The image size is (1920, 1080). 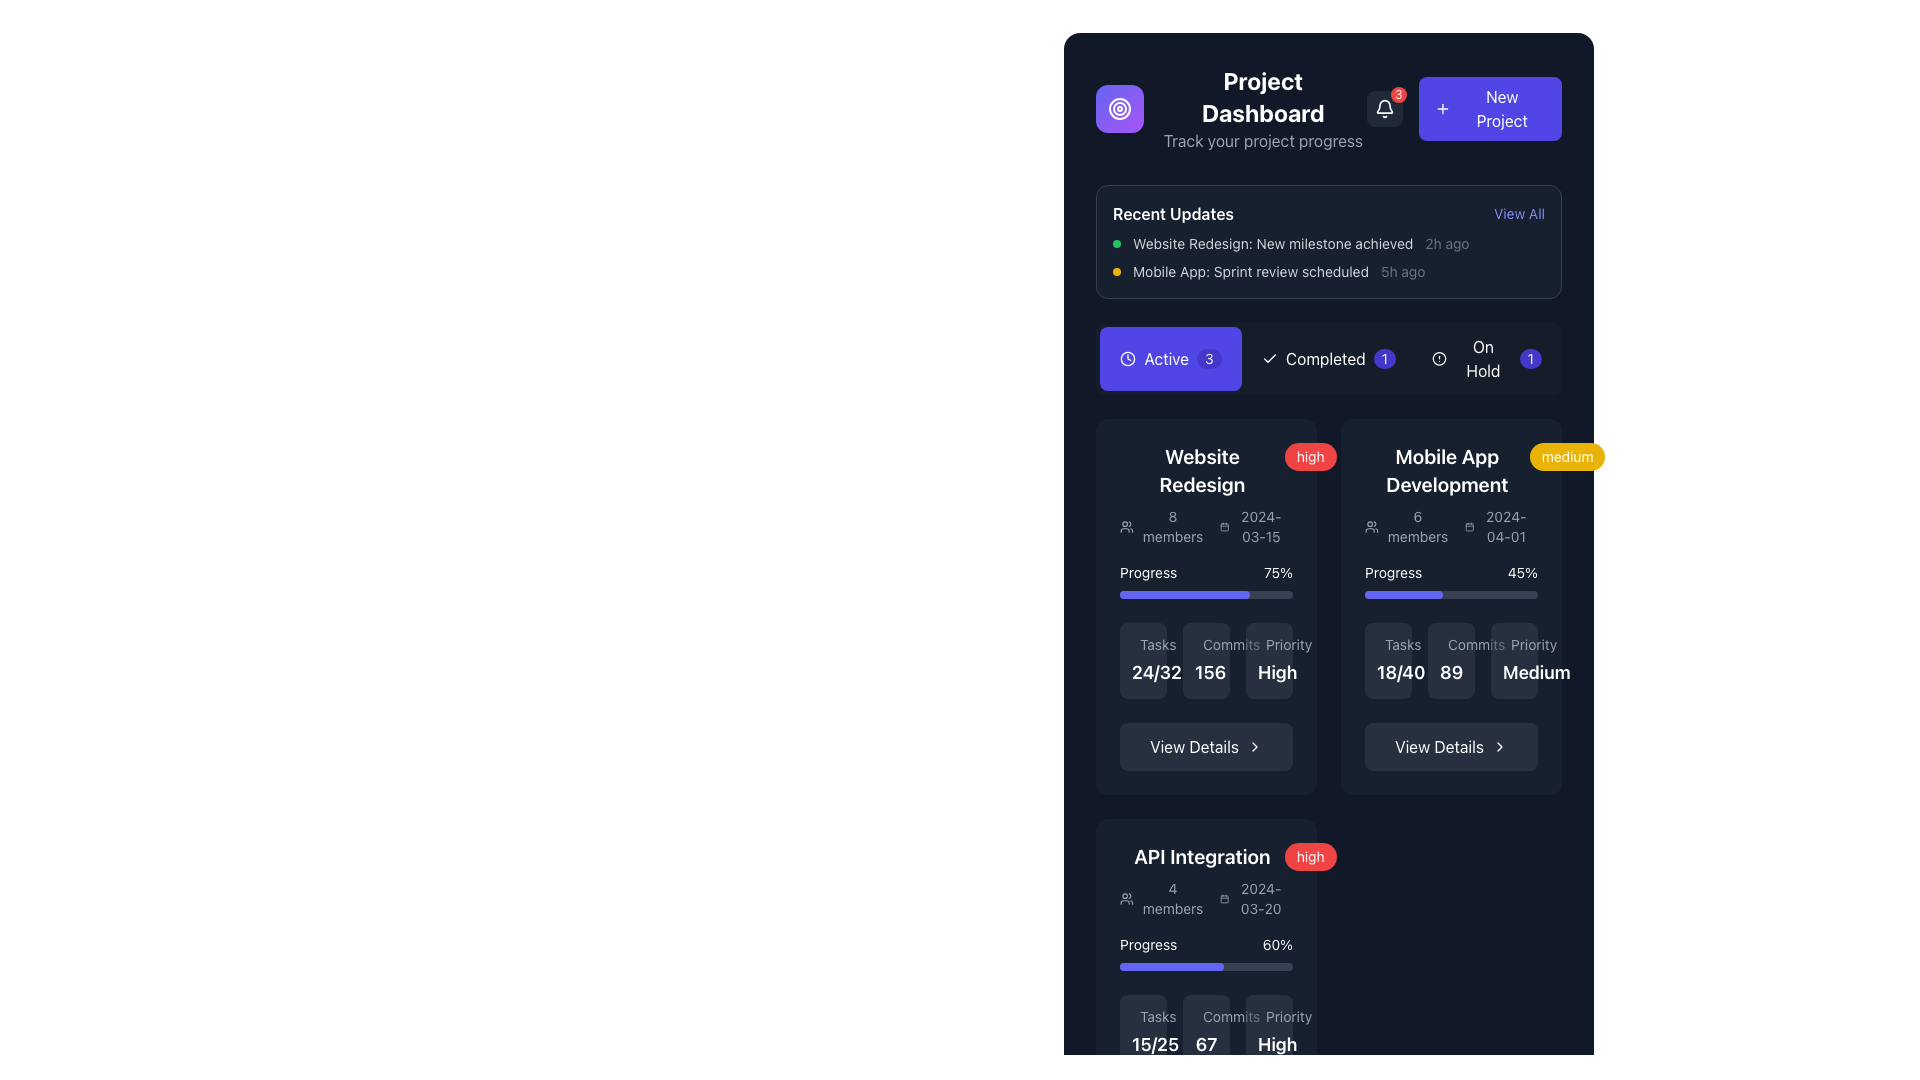 What do you see at coordinates (1201, 526) in the screenshot?
I see `the details provided by the Text information display, which shows metadata about the project including team size and associated date, located within the project card titled 'Website Redesign'` at bounding box center [1201, 526].